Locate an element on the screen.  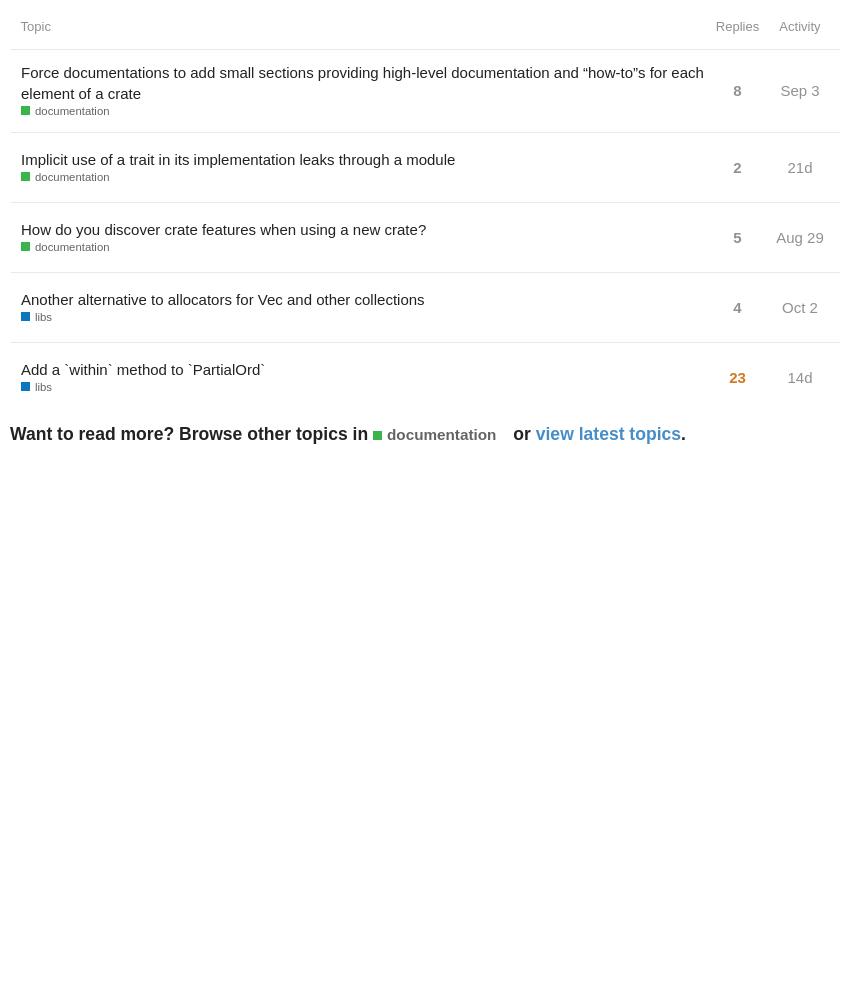
'21d' is located at coordinates (798, 166).